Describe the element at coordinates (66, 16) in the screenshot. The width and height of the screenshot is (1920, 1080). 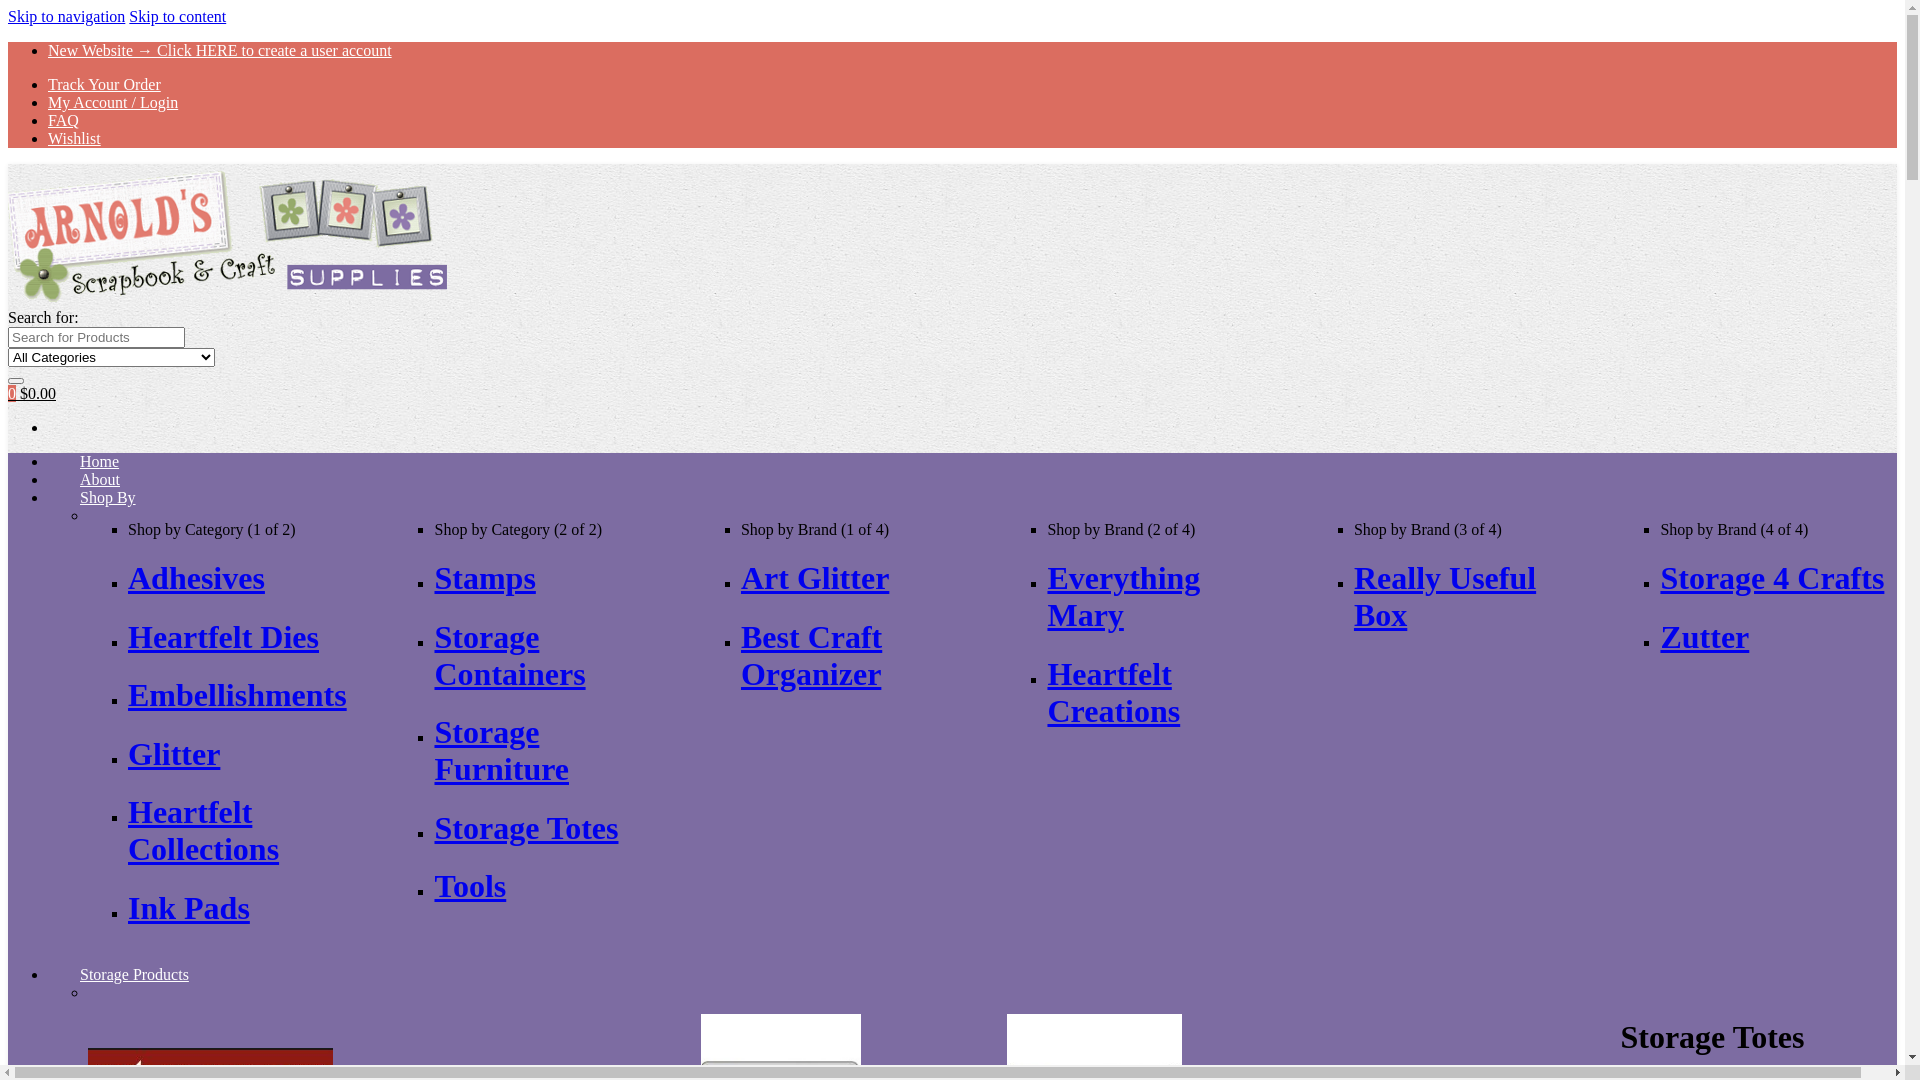
I see `'Skip to navigation'` at that location.